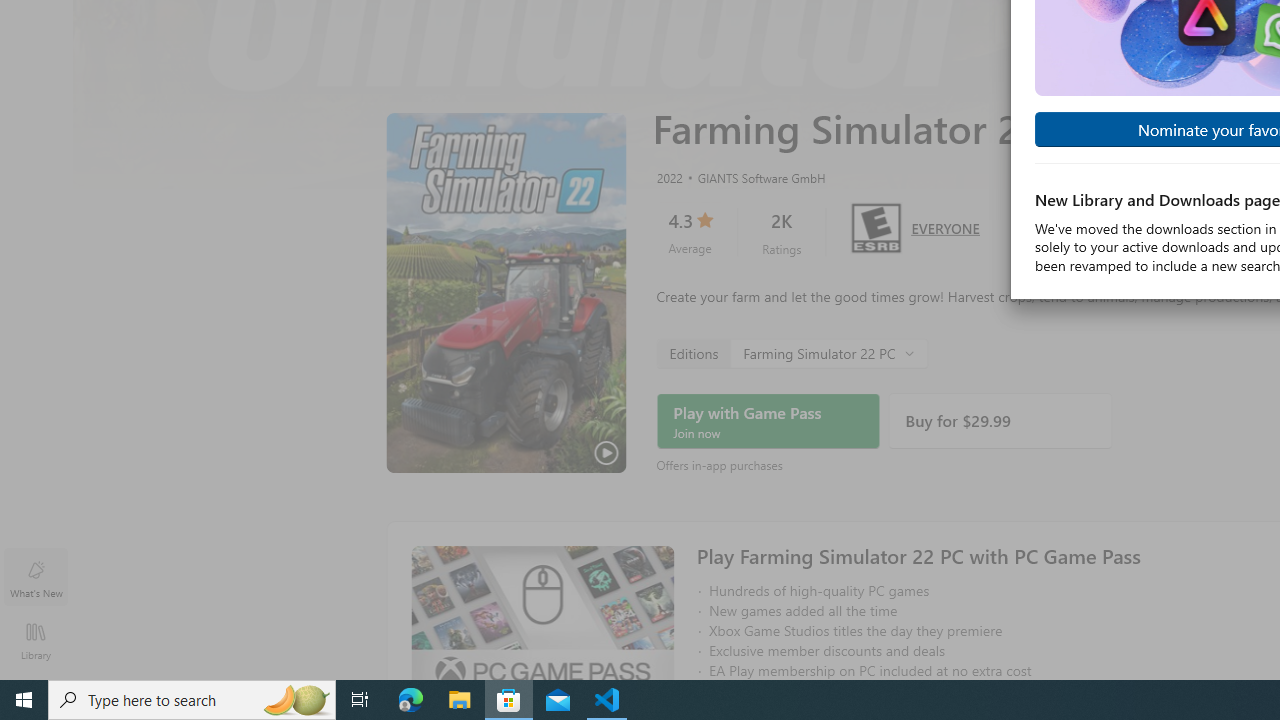 Image resolution: width=1280 pixels, height=720 pixels. What do you see at coordinates (1000, 420) in the screenshot?
I see `'Buy'` at bounding box center [1000, 420].